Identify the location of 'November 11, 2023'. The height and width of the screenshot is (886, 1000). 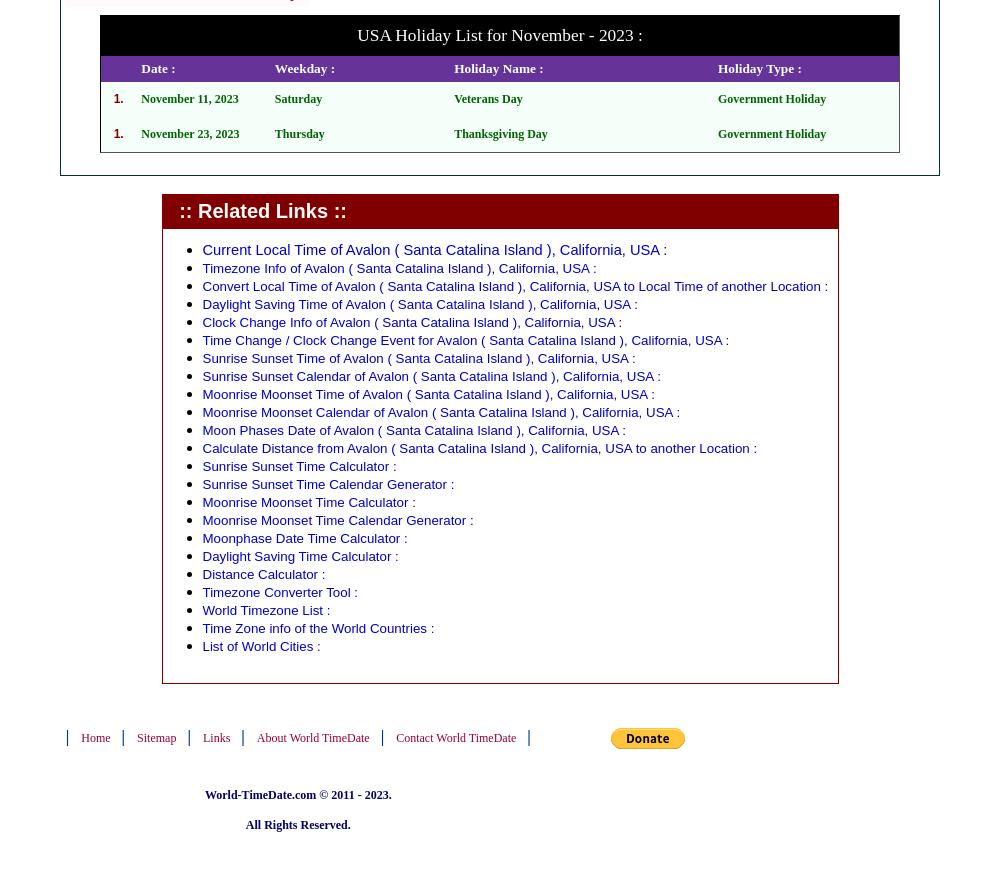
(141, 97).